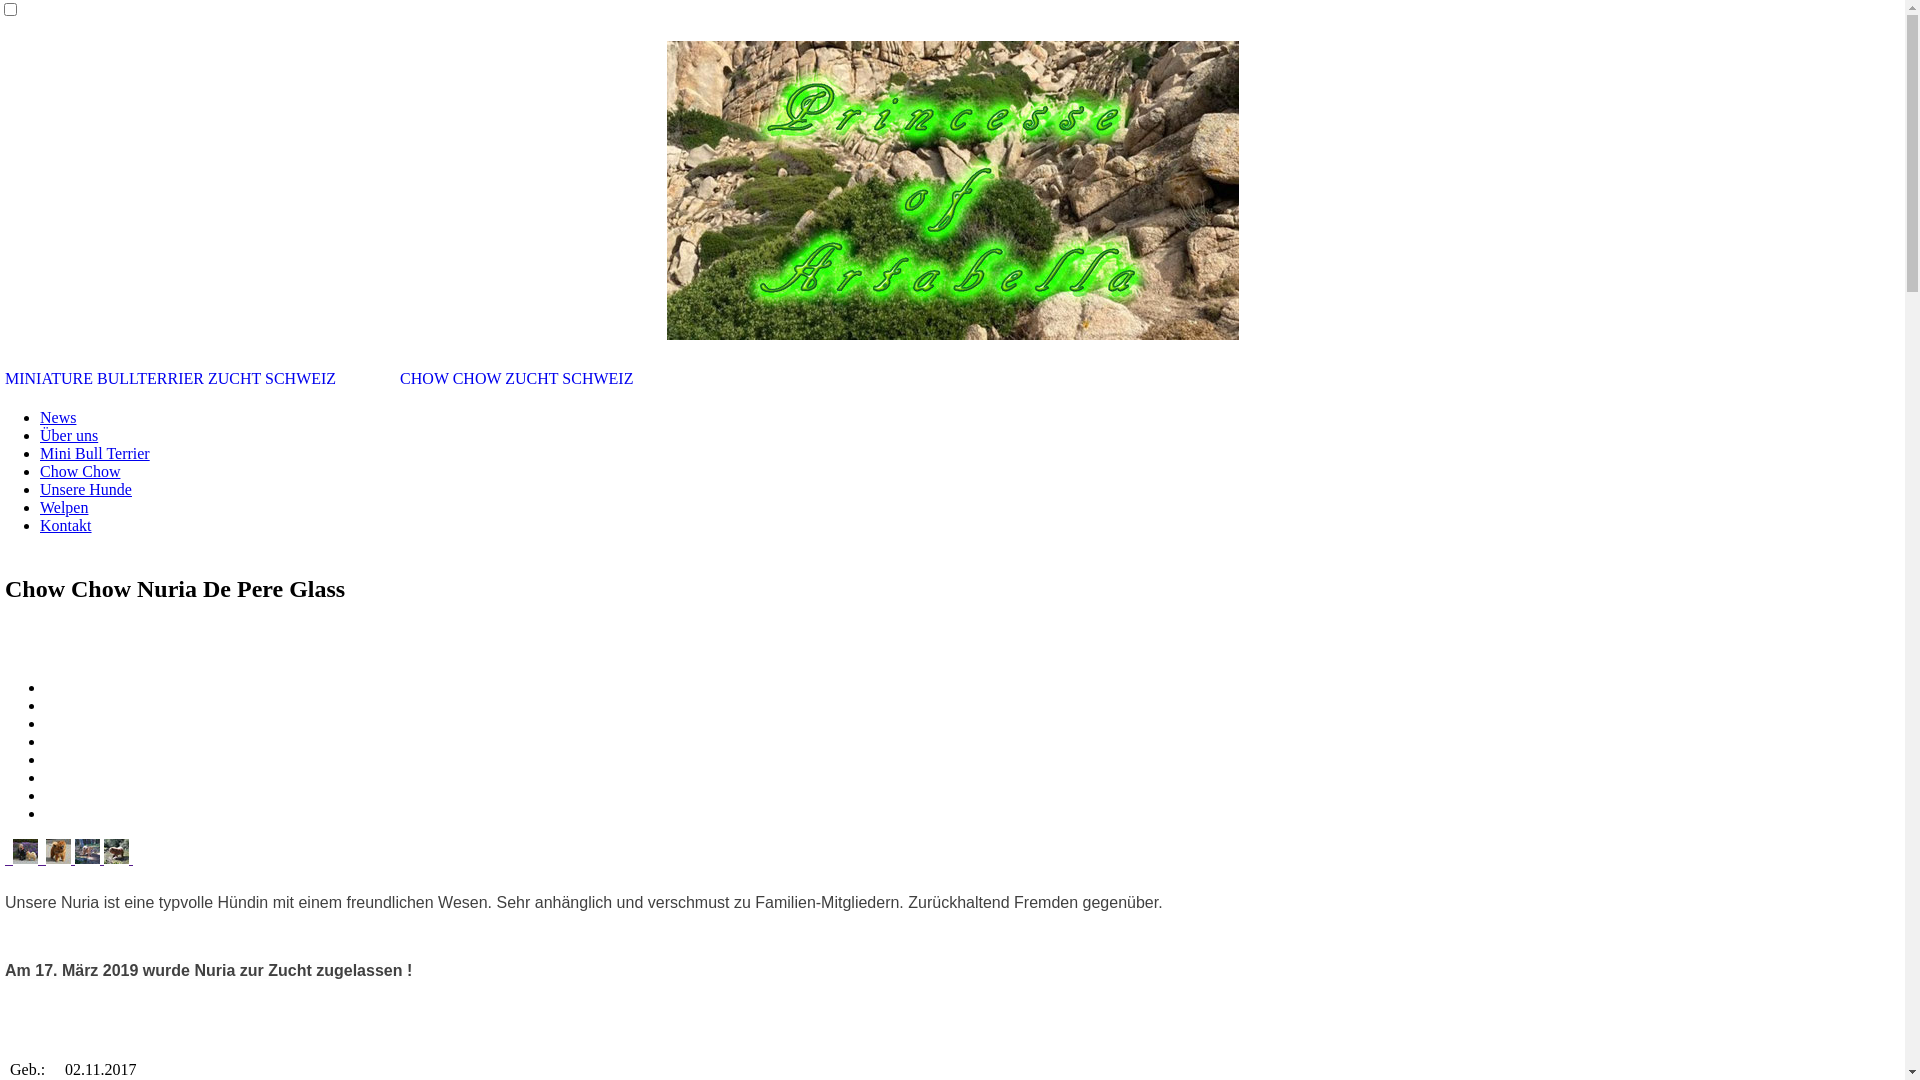 This screenshot has height=1080, width=1920. Describe the element at coordinates (80, 471) in the screenshot. I see `'Chow Chow'` at that location.